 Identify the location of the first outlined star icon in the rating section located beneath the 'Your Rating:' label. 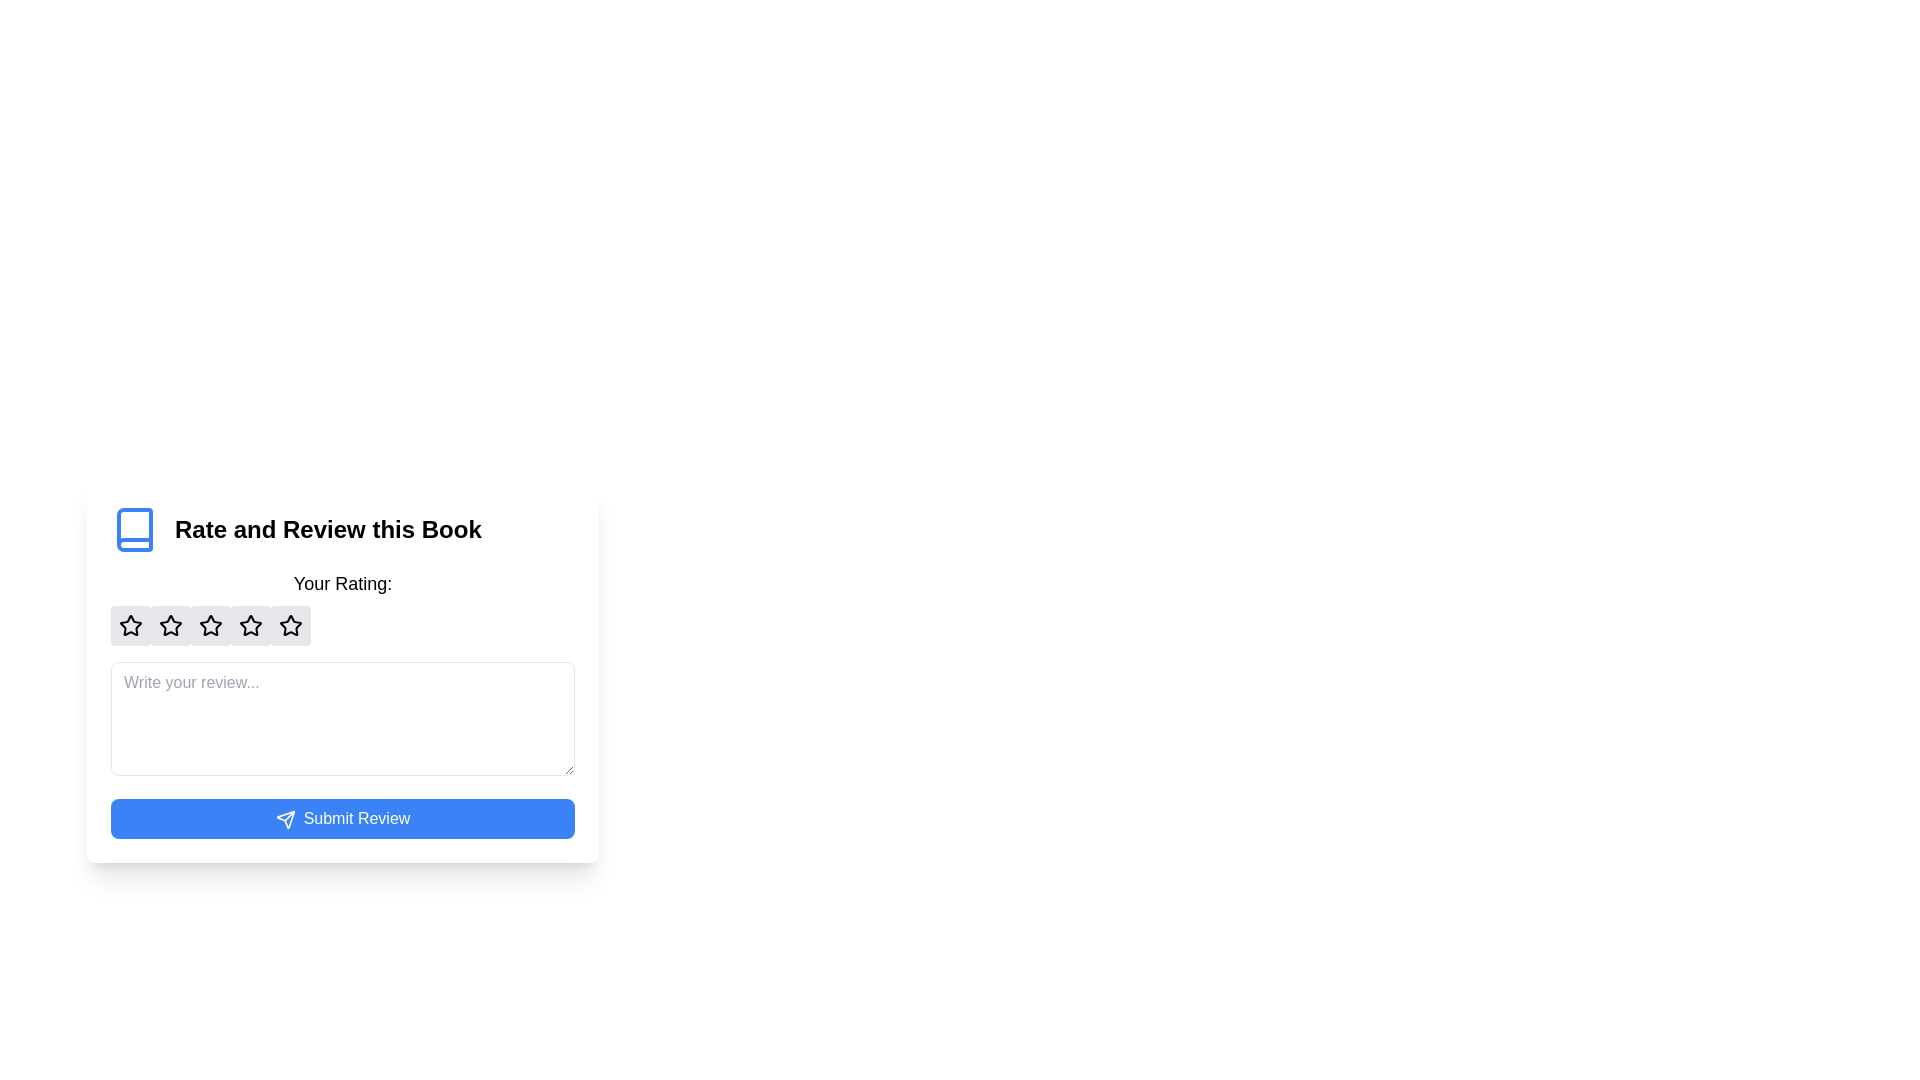
(129, 624).